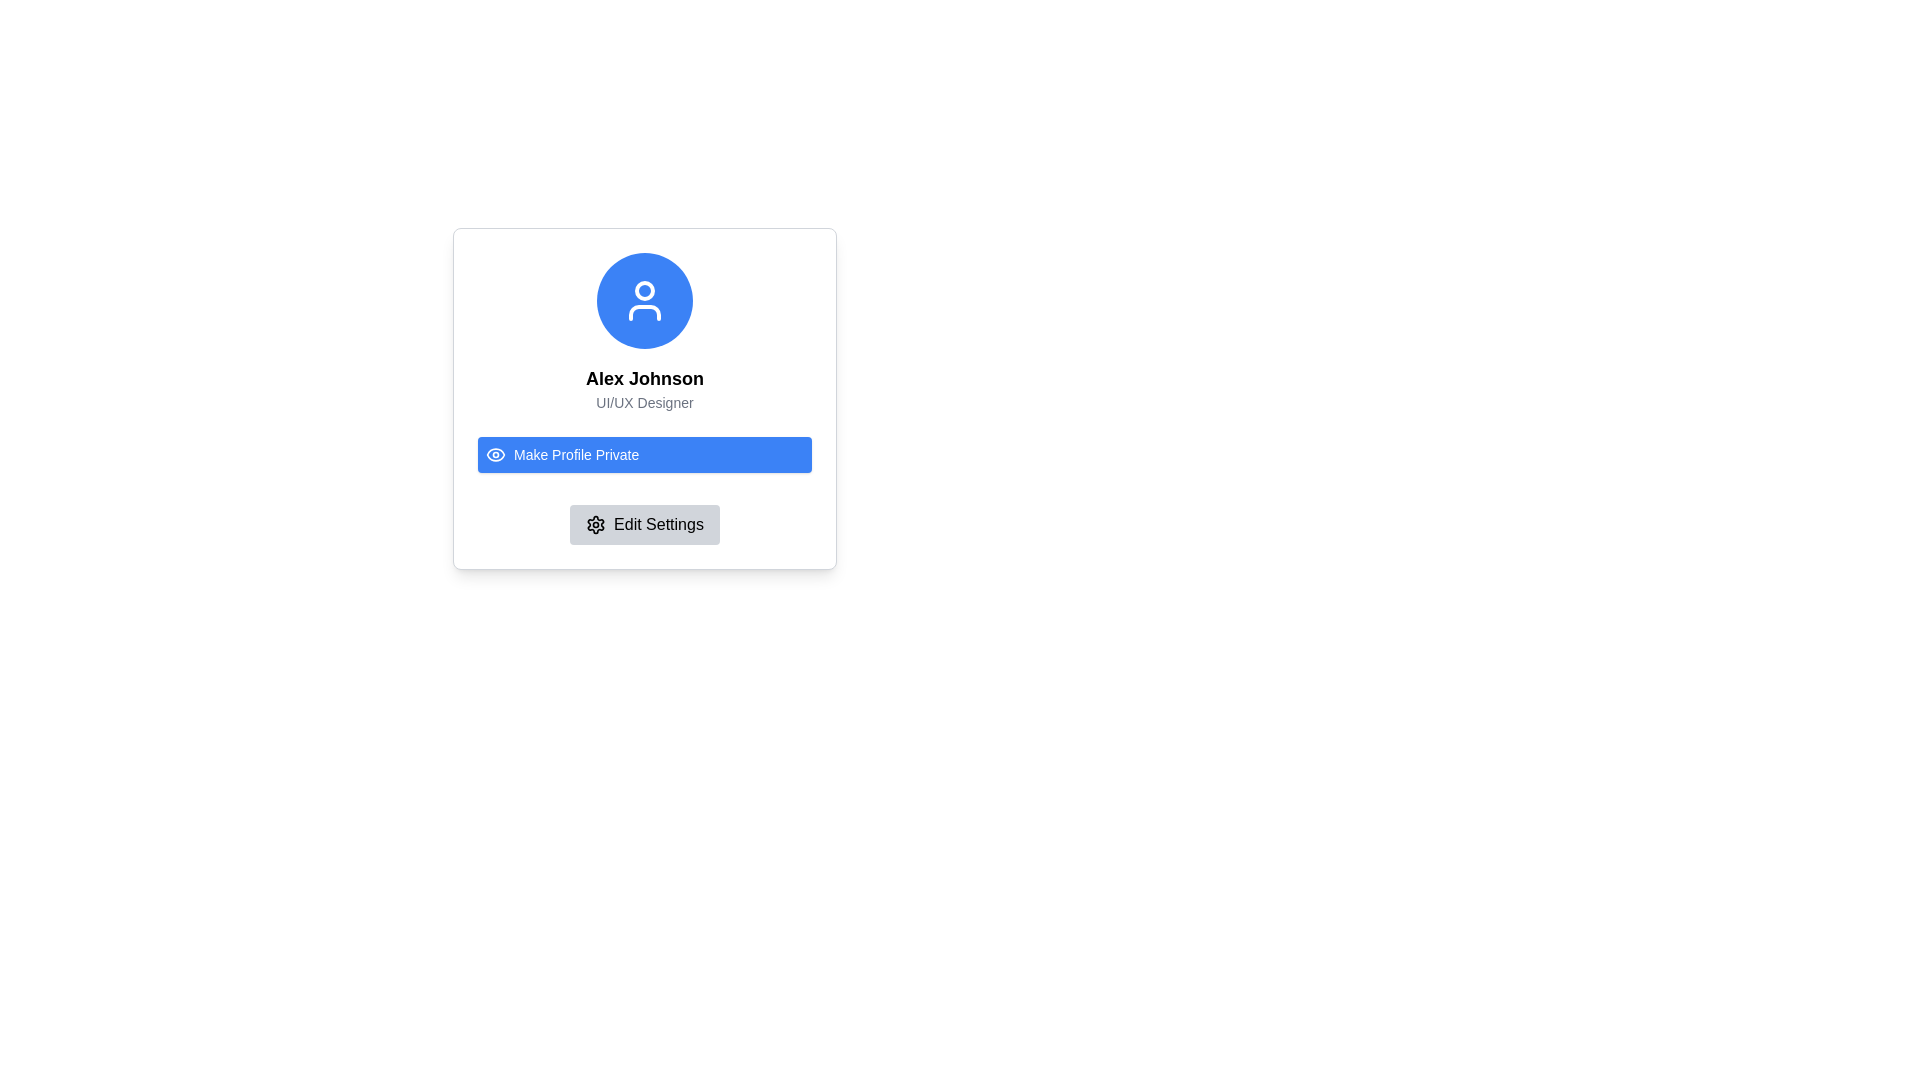 The height and width of the screenshot is (1080, 1920). I want to click on the settings edit button located at the bottom of the content card to observe a background color change, so click(644, 523).